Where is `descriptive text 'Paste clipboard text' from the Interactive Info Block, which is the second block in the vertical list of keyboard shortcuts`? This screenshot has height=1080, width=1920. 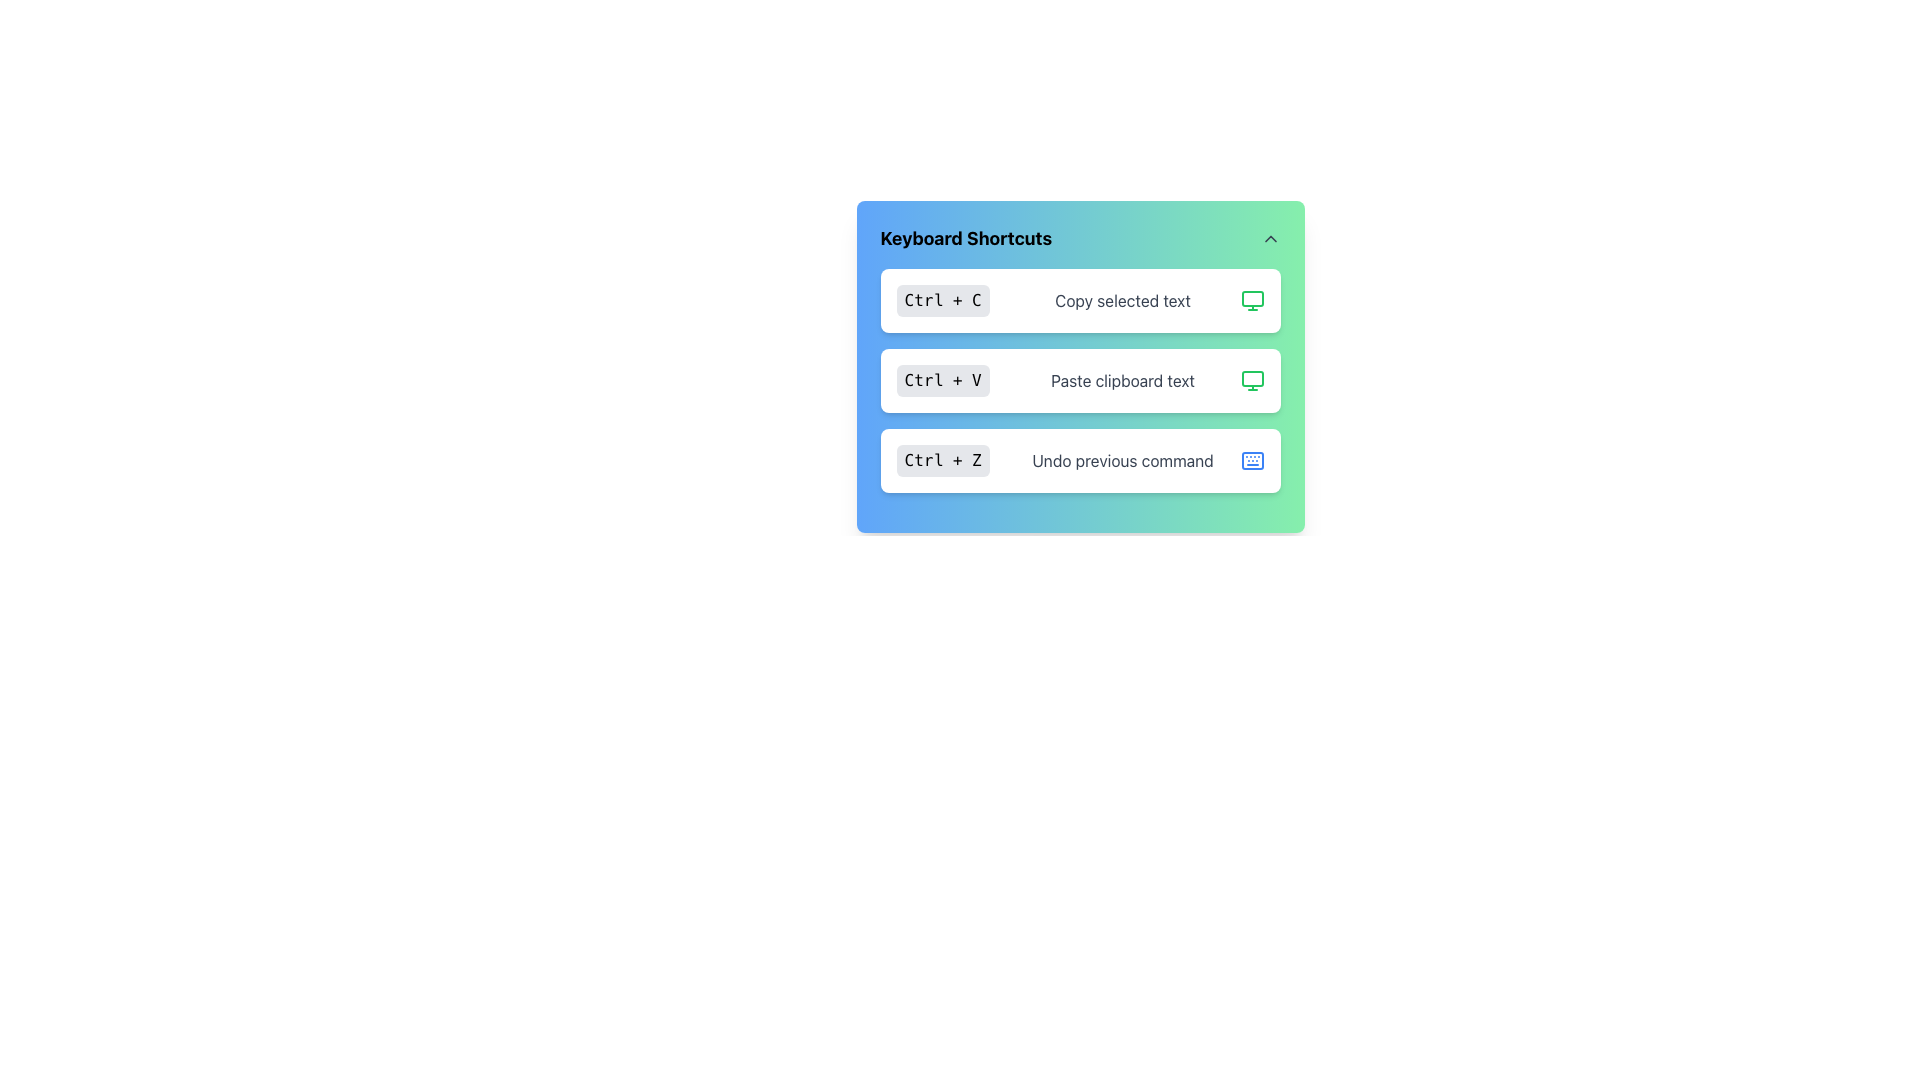 descriptive text 'Paste clipboard text' from the Interactive Info Block, which is the second block in the vertical list of keyboard shortcuts is located at coordinates (1079, 381).